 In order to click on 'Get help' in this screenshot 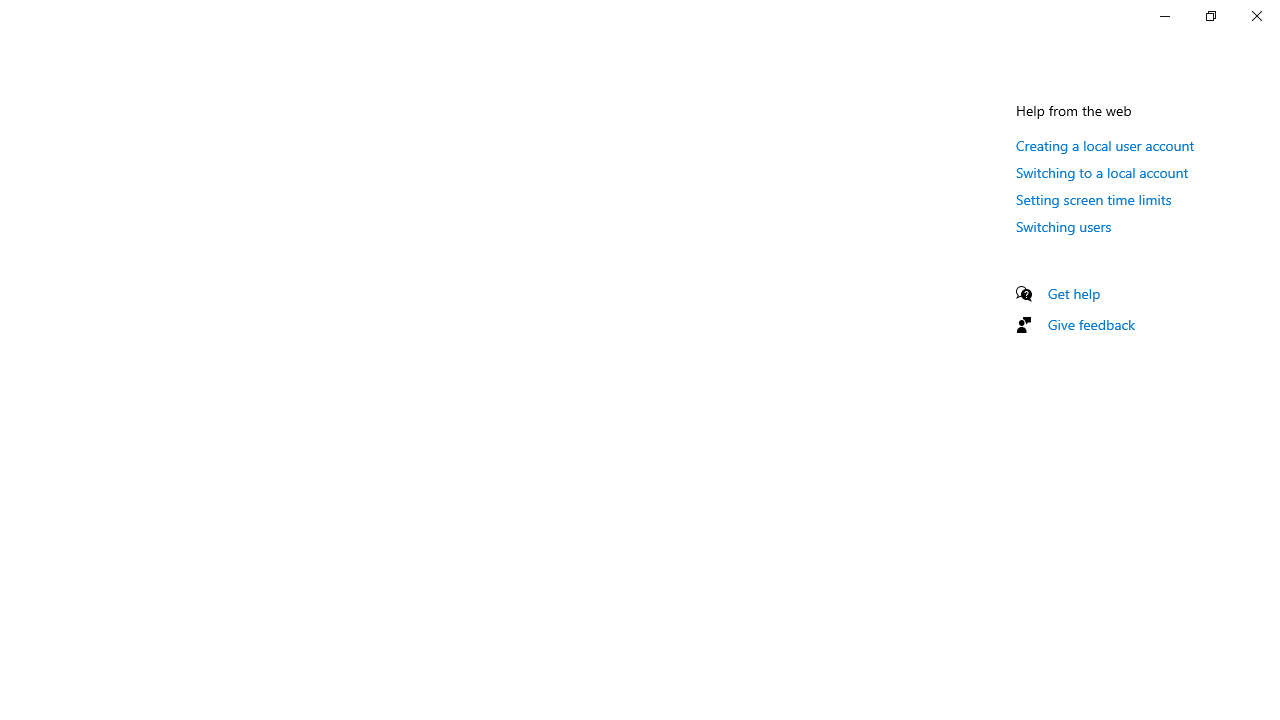, I will do `click(1073, 293)`.